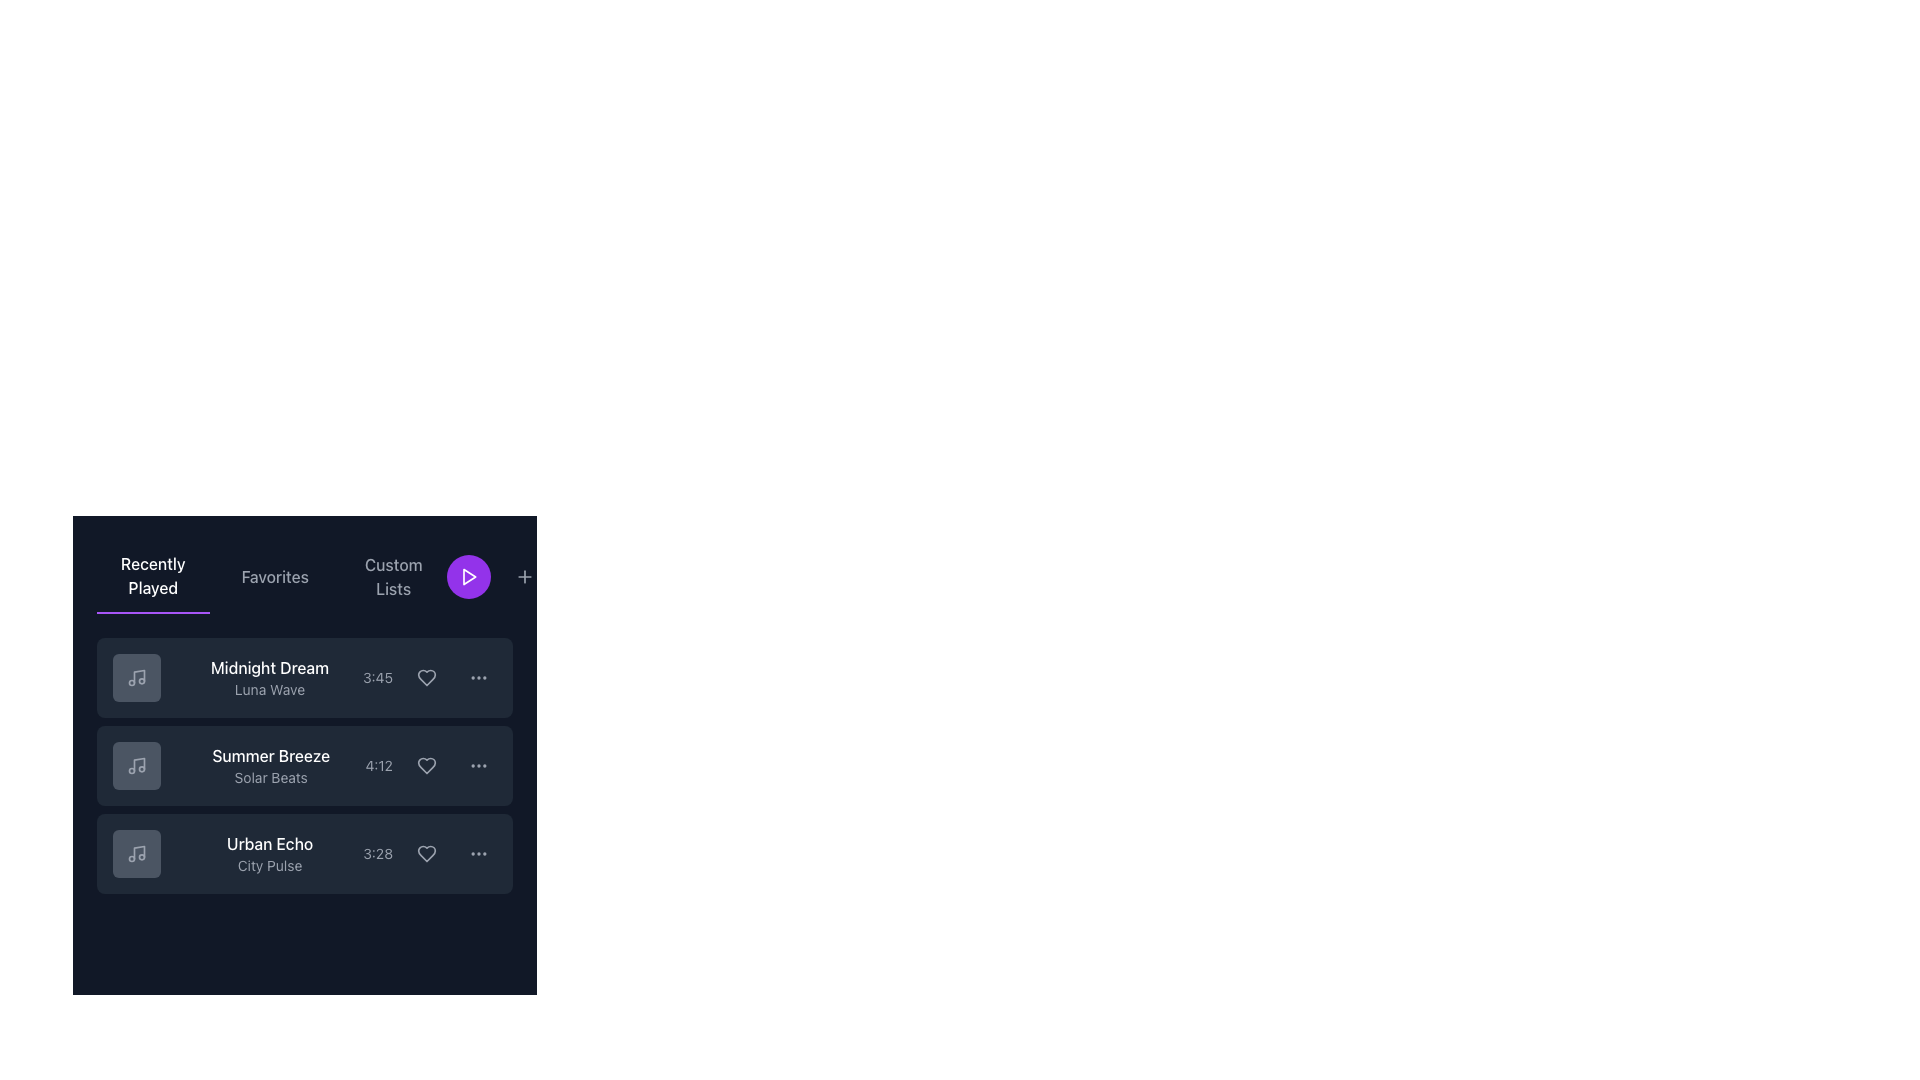  Describe the element at coordinates (393, 577) in the screenshot. I see `the third item in the horizontal navigation bar, which is the Navigation Tab` at that location.